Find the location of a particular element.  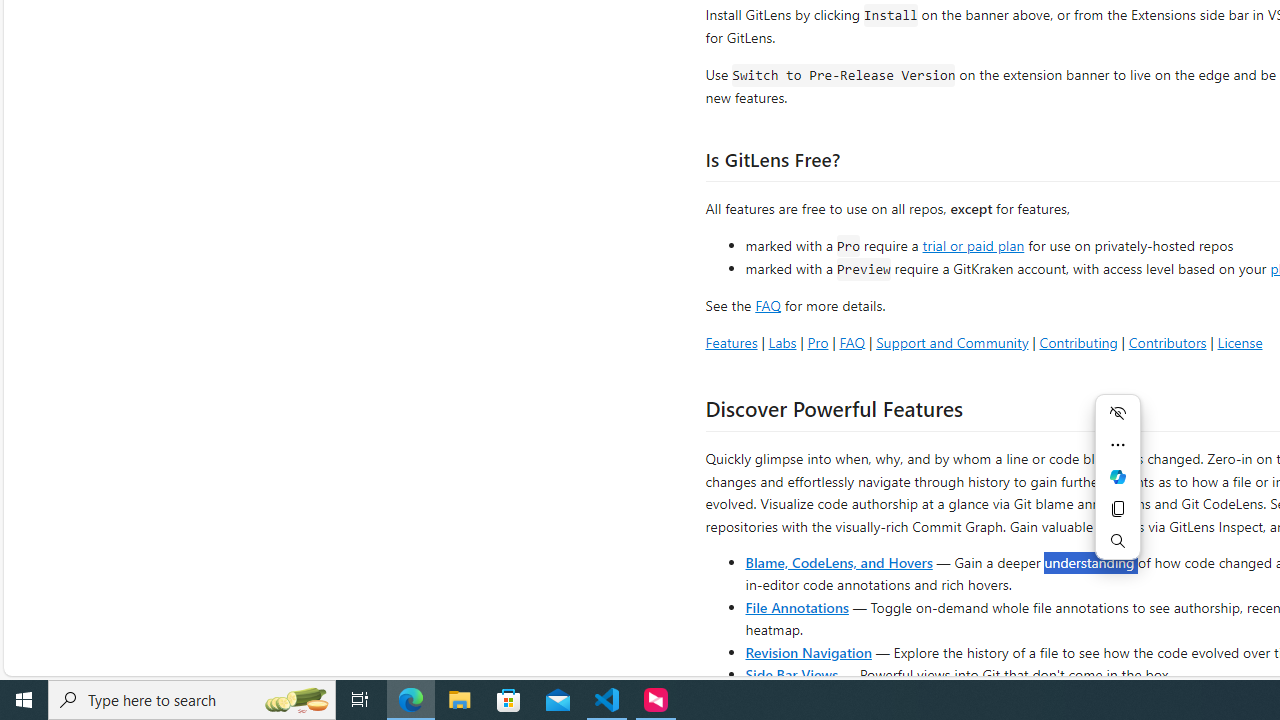

'License' is located at coordinates (1239, 341).